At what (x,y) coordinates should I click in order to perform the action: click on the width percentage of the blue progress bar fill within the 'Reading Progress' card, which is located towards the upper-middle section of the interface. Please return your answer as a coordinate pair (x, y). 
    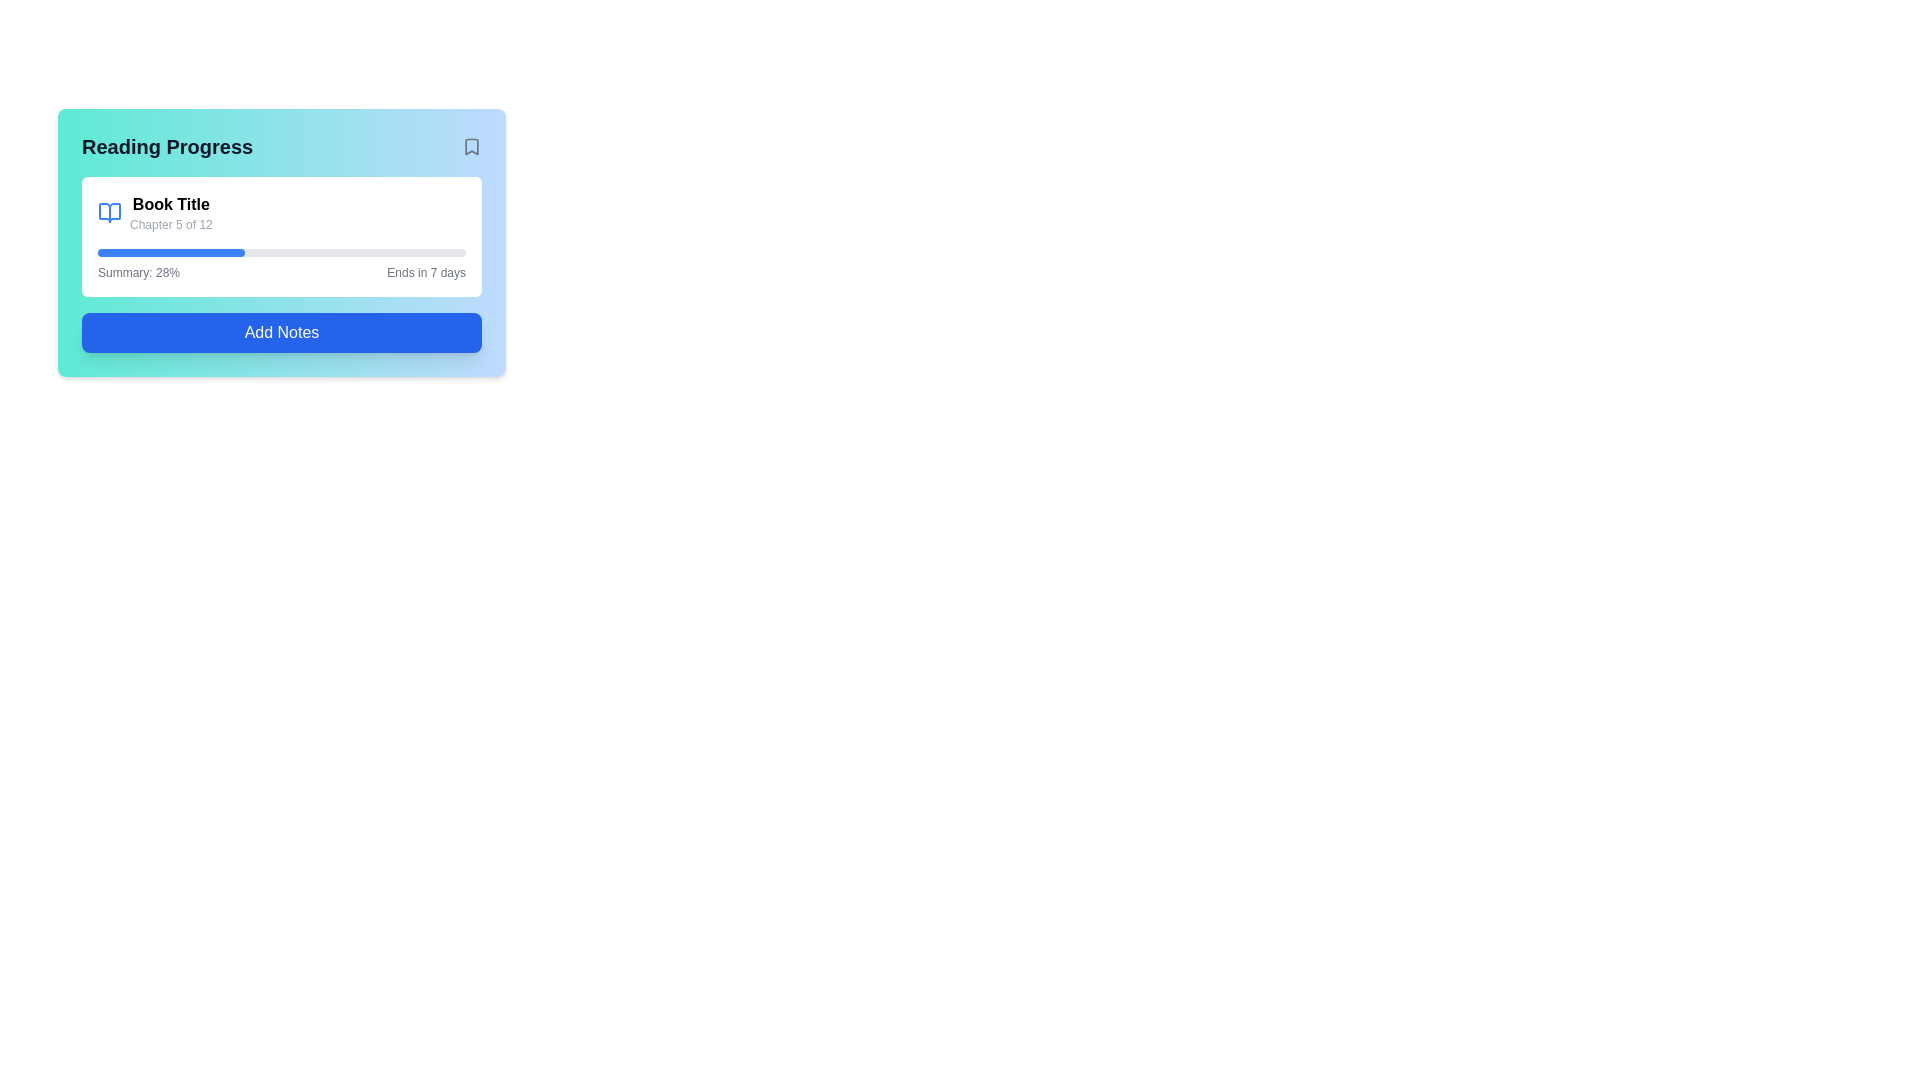
    Looking at the image, I should click on (171, 252).